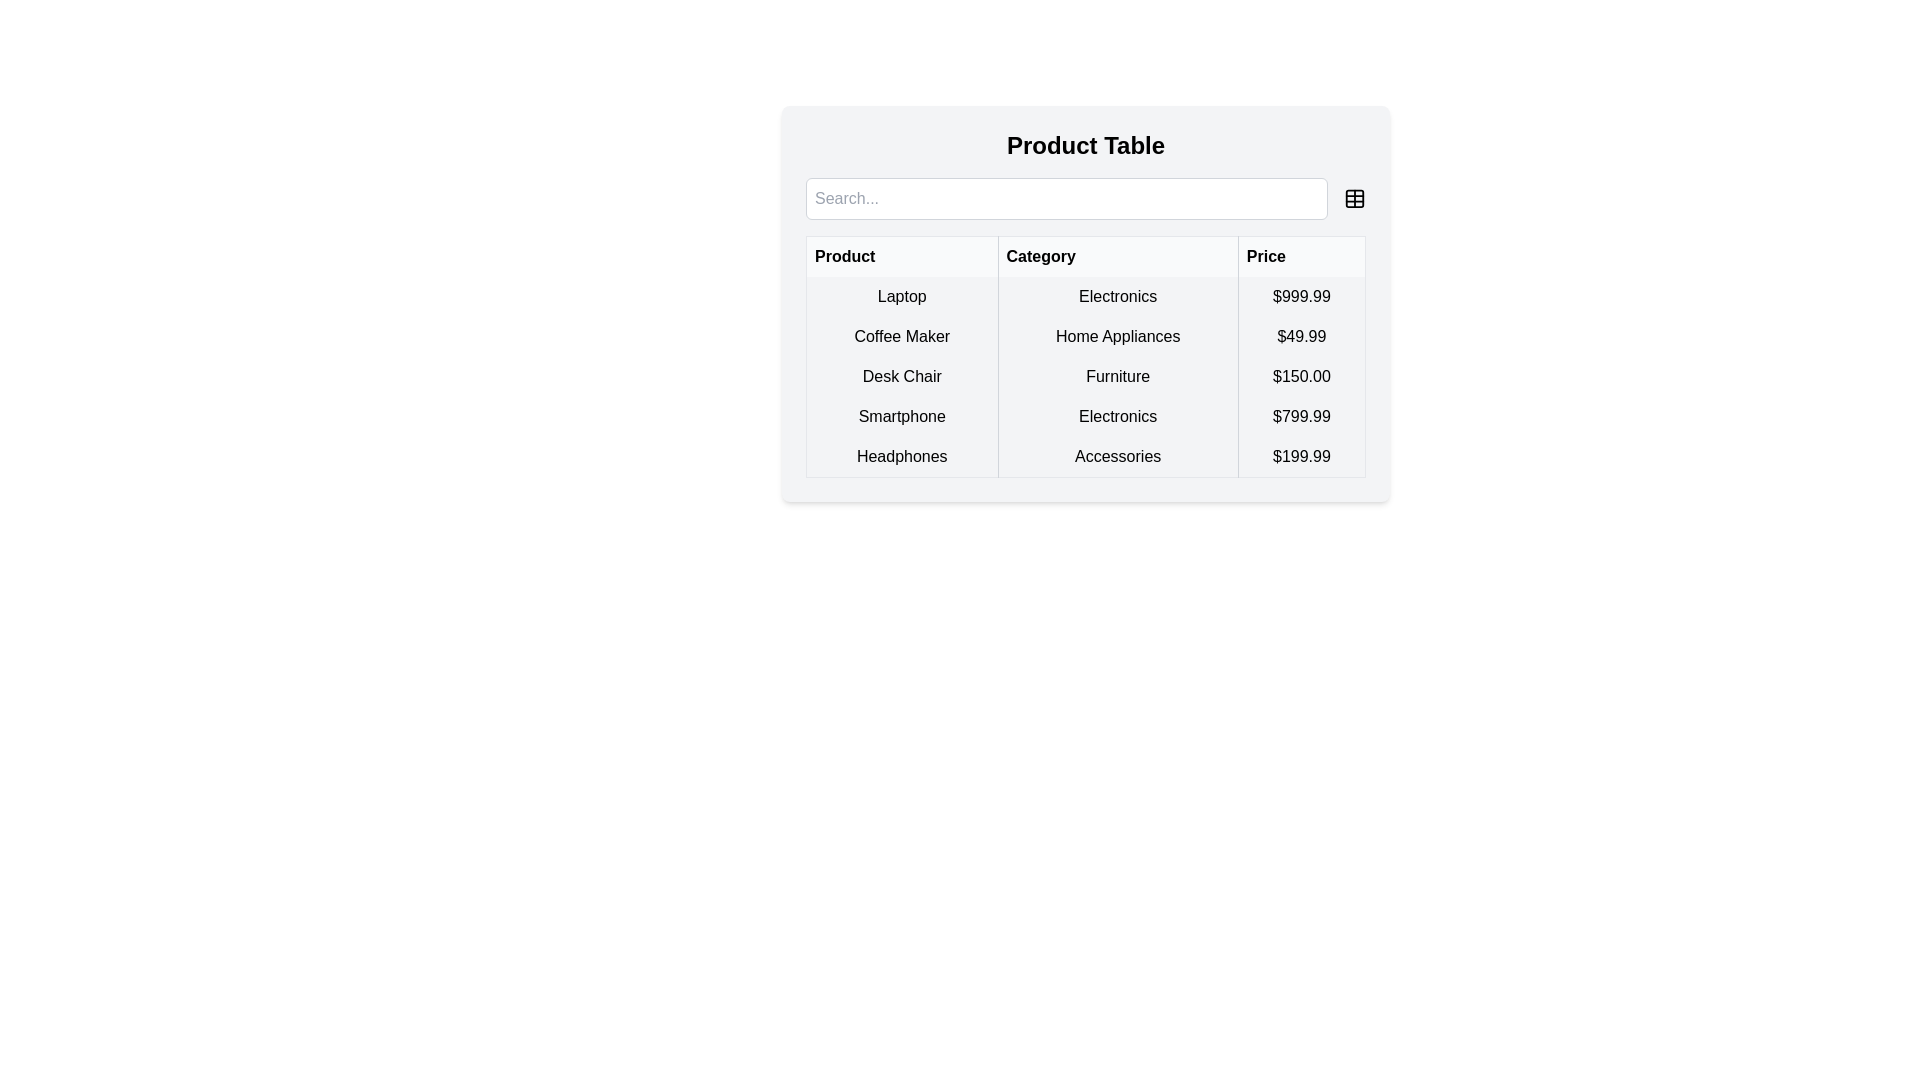  Describe the element at coordinates (1301, 297) in the screenshot. I see `the Static Text element displaying the price '$999.99' in the Price column of the table row` at that location.